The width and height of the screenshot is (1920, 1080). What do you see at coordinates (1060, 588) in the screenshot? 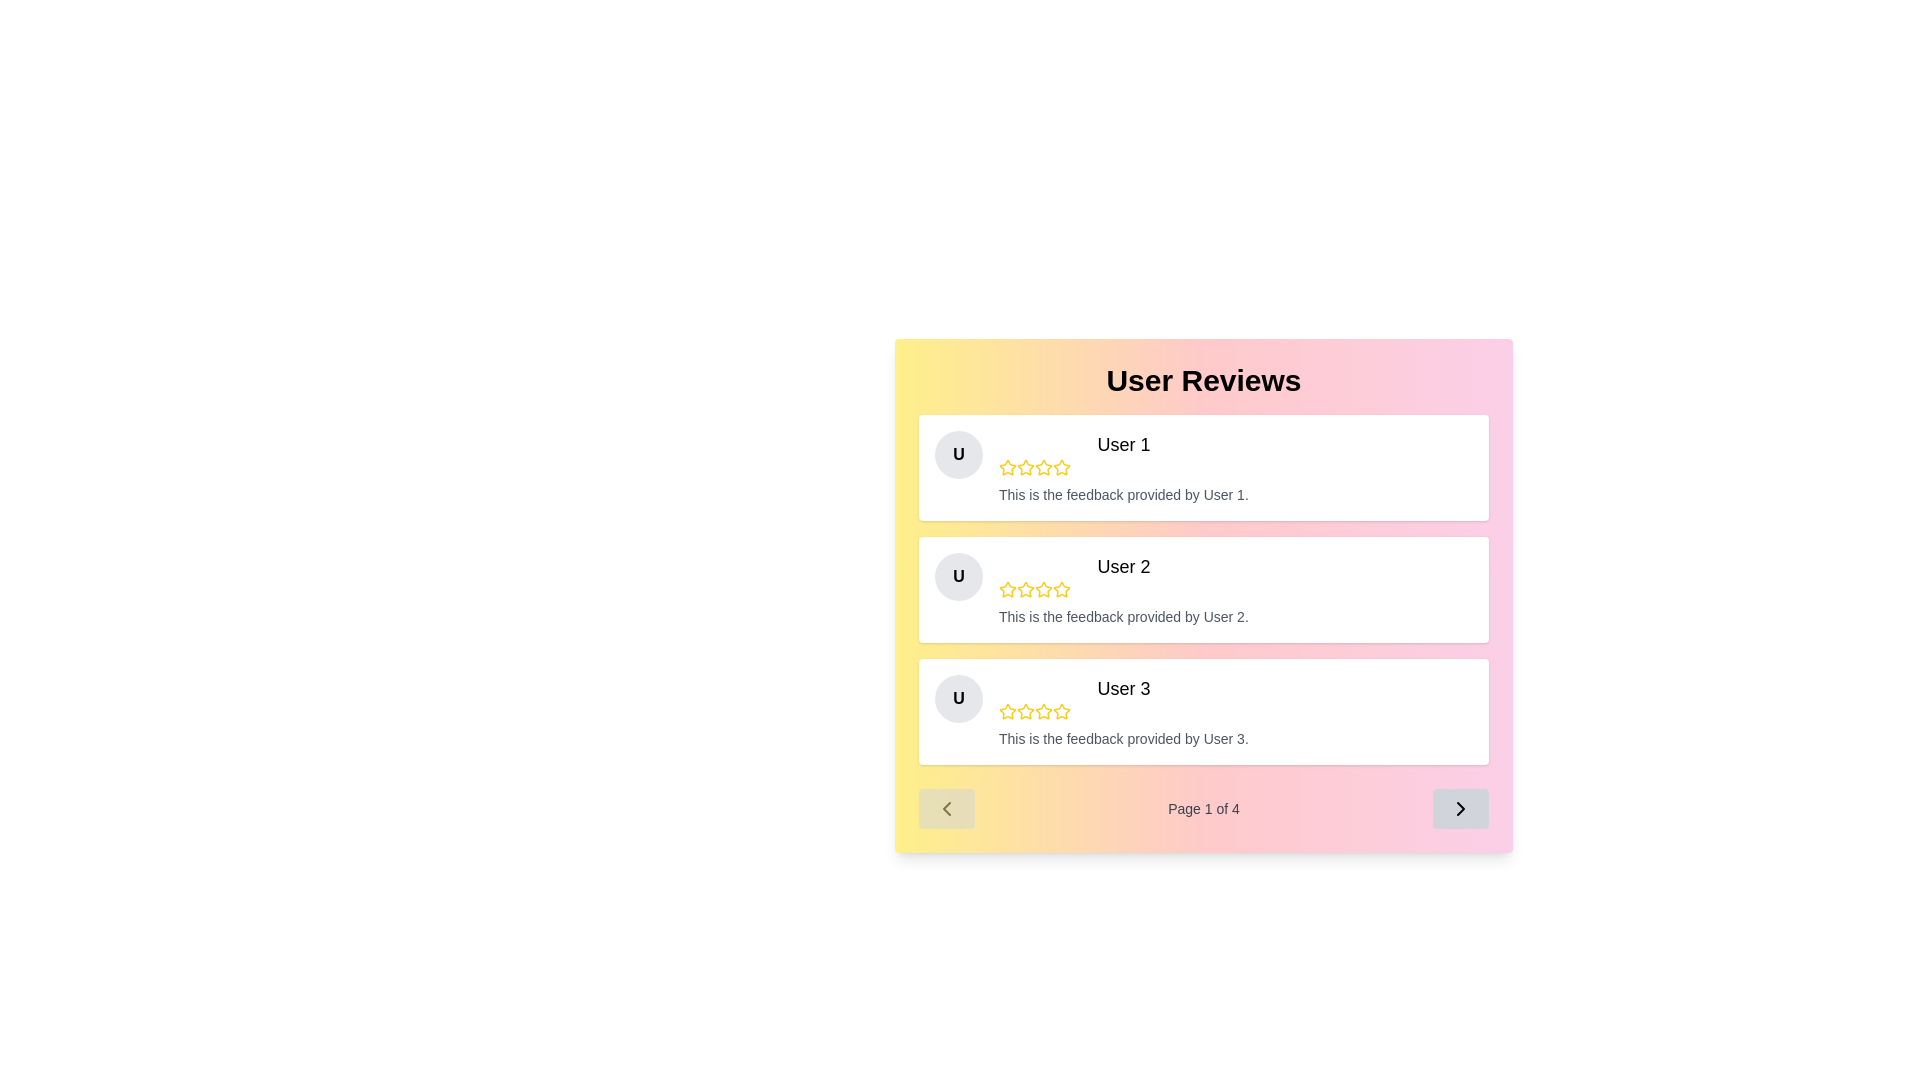
I see `the second star in the five-star rating system located next to the 'User 2' feedback card to interact with the rating system` at bounding box center [1060, 588].